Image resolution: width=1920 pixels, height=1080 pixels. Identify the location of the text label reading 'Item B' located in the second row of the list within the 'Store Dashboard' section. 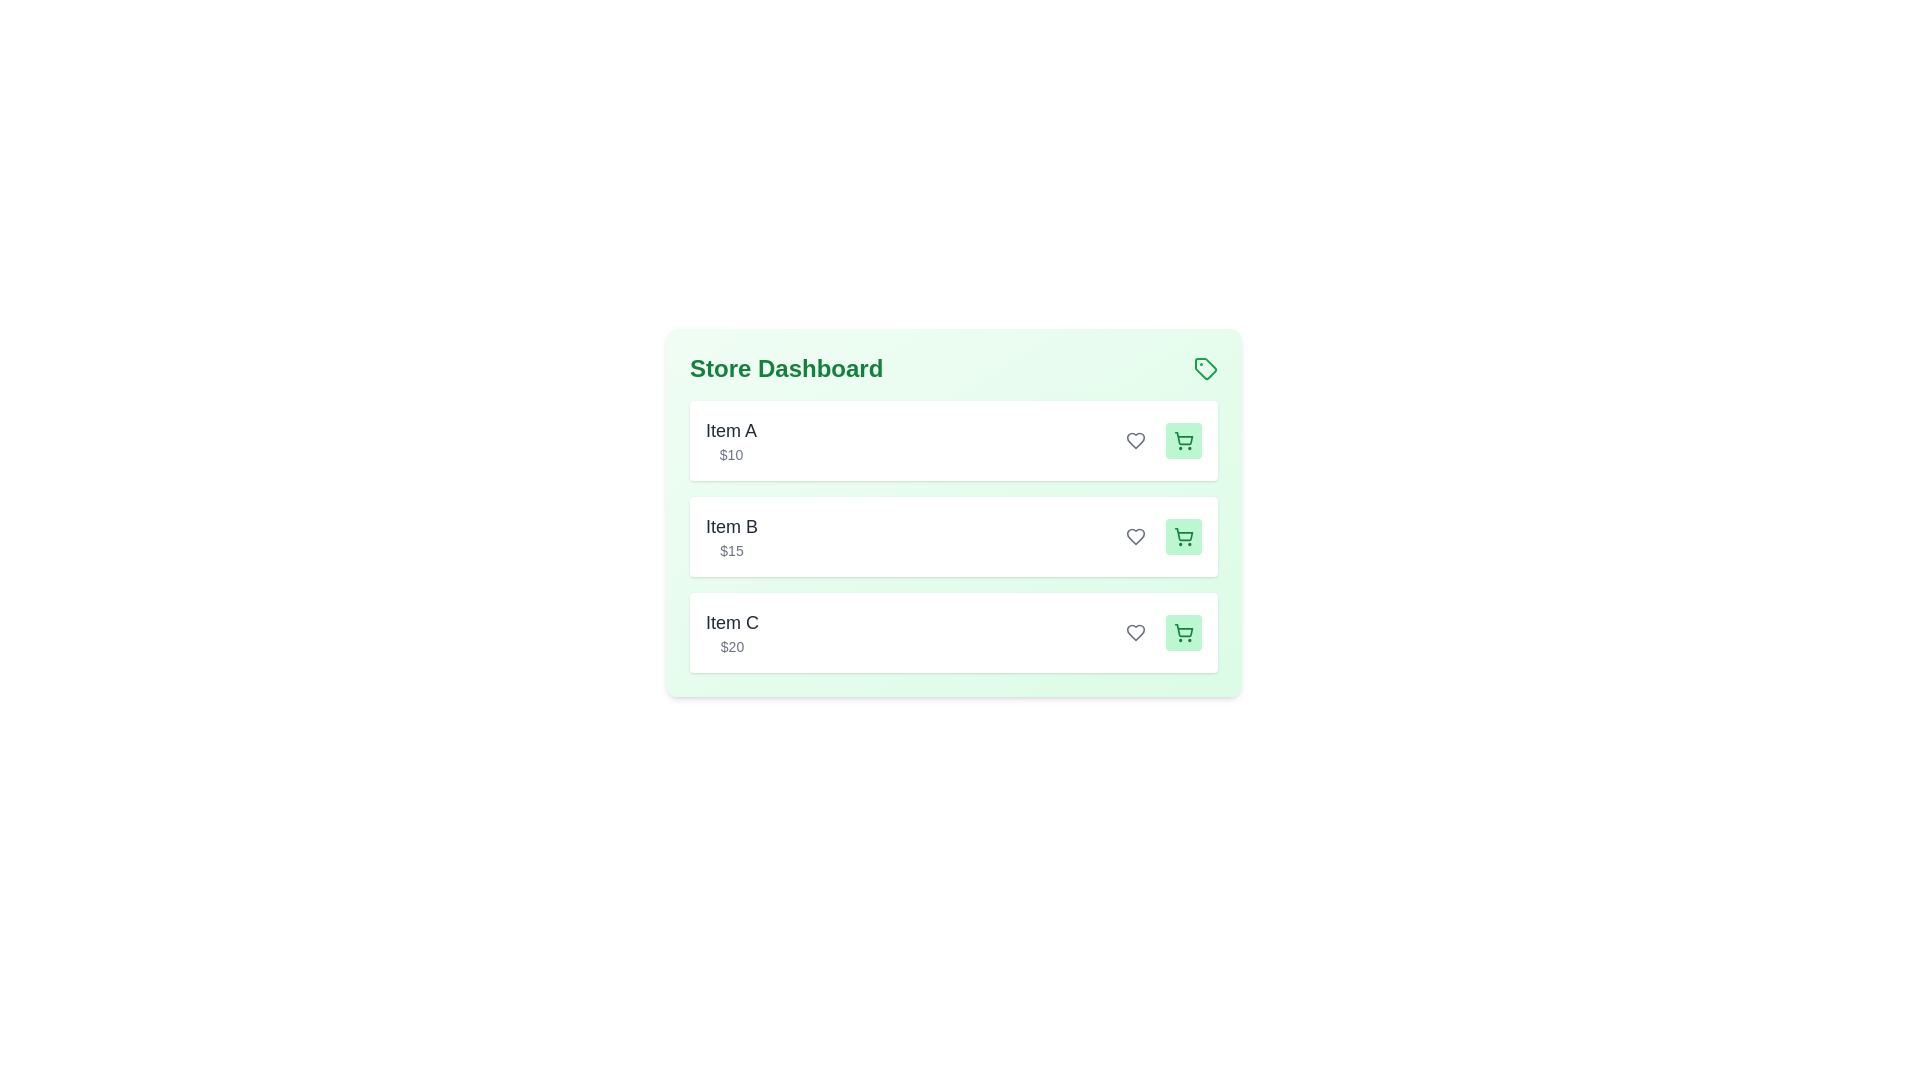
(731, 526).